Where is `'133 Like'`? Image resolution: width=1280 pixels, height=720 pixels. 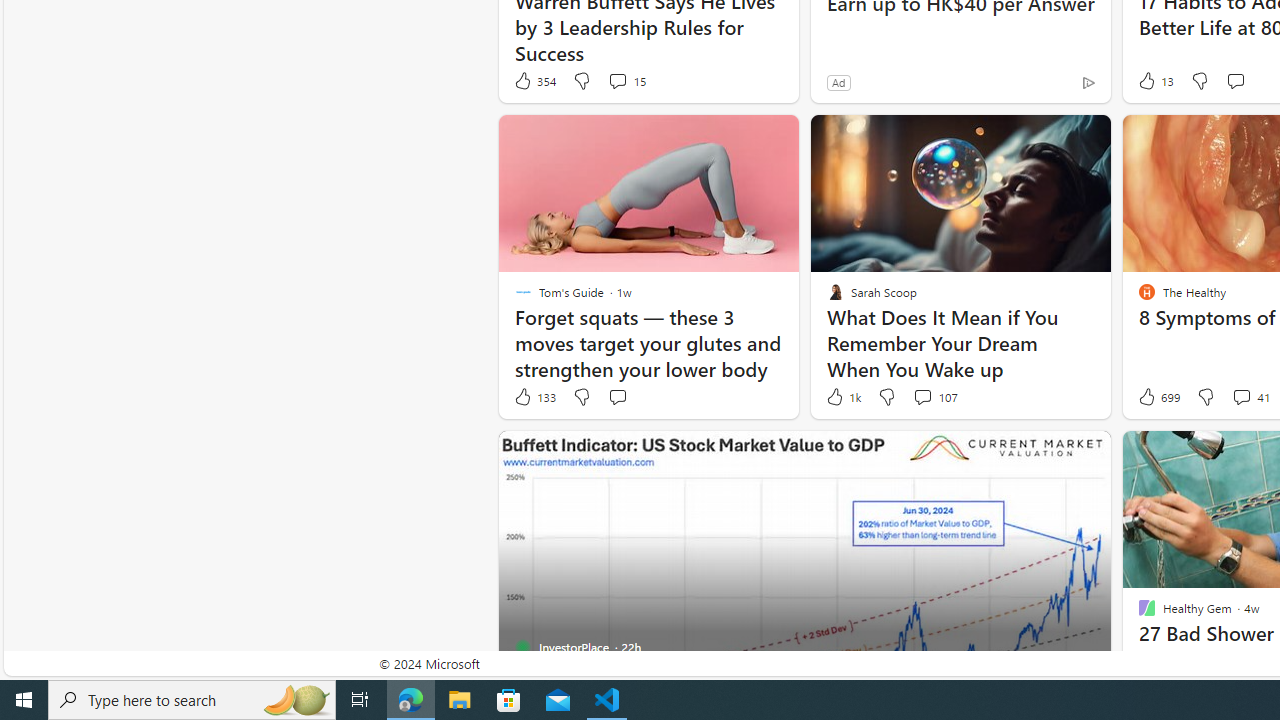
'133 Like' is located at coordinates (534, 397).